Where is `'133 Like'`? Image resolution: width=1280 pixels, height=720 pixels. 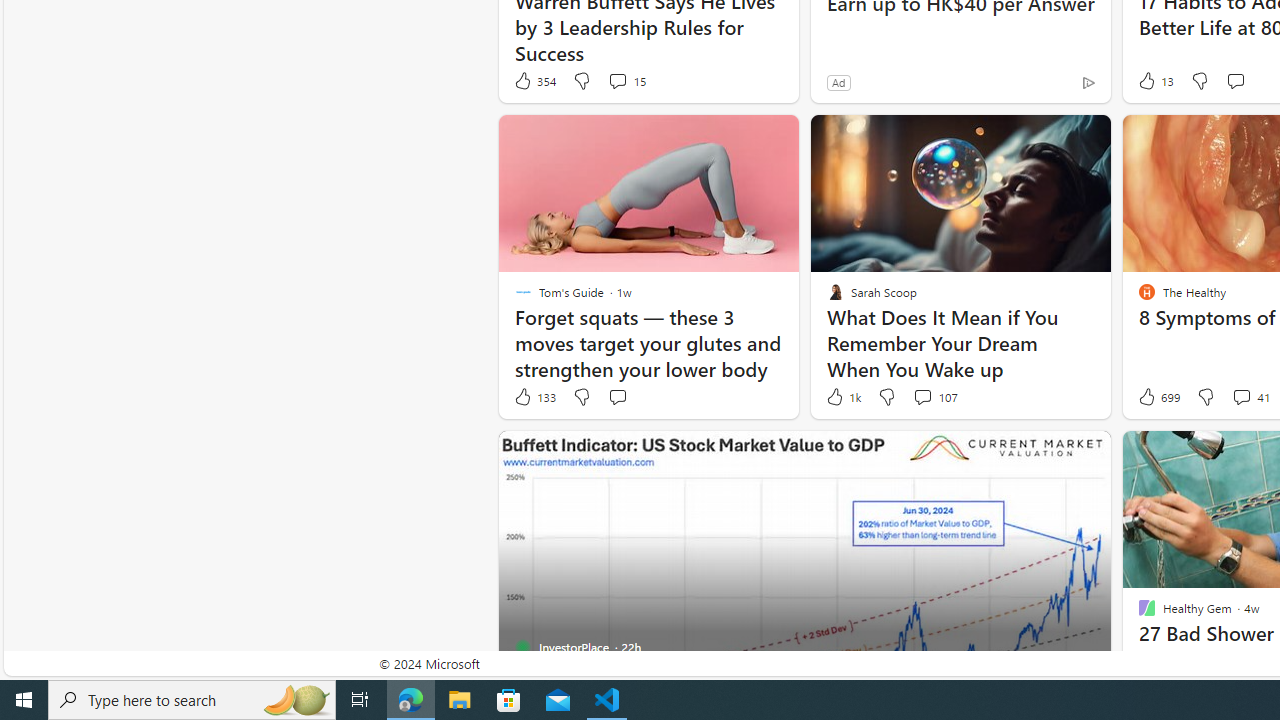
'133 Like' is located at coordinates (534, 397).